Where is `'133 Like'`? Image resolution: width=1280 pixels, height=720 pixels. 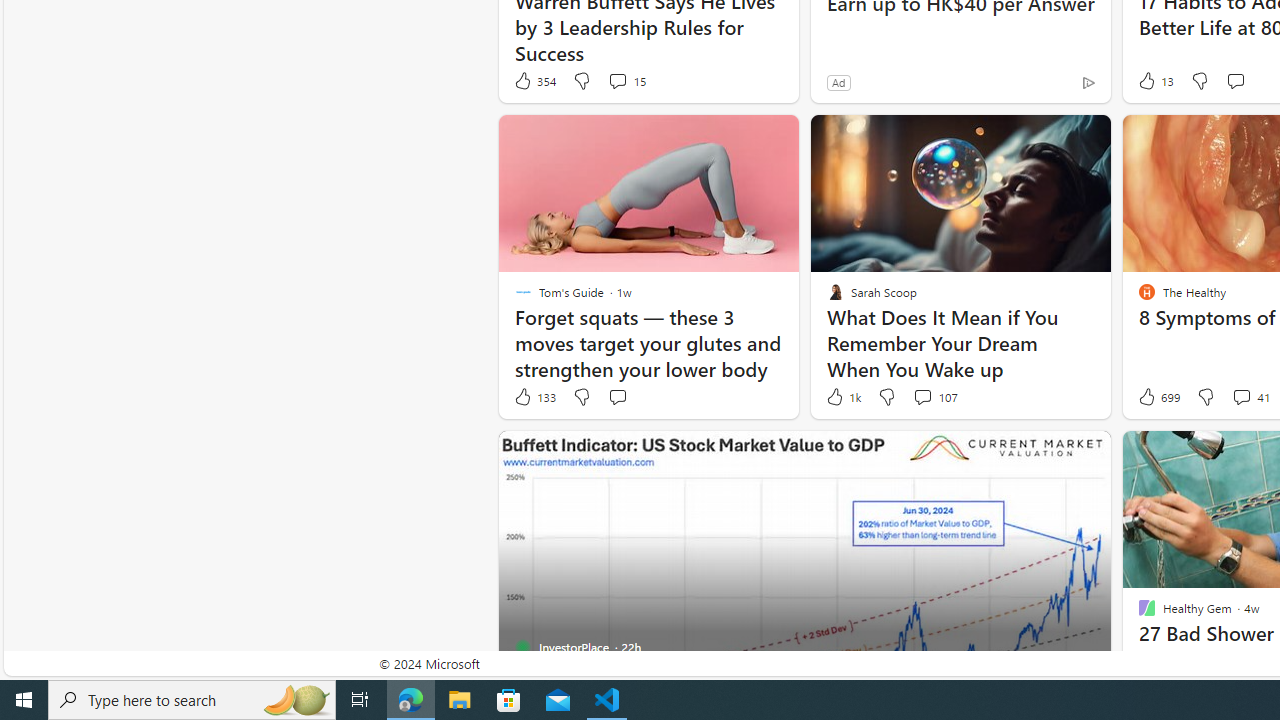
'133 Like' is located at coordinates (534, 397).